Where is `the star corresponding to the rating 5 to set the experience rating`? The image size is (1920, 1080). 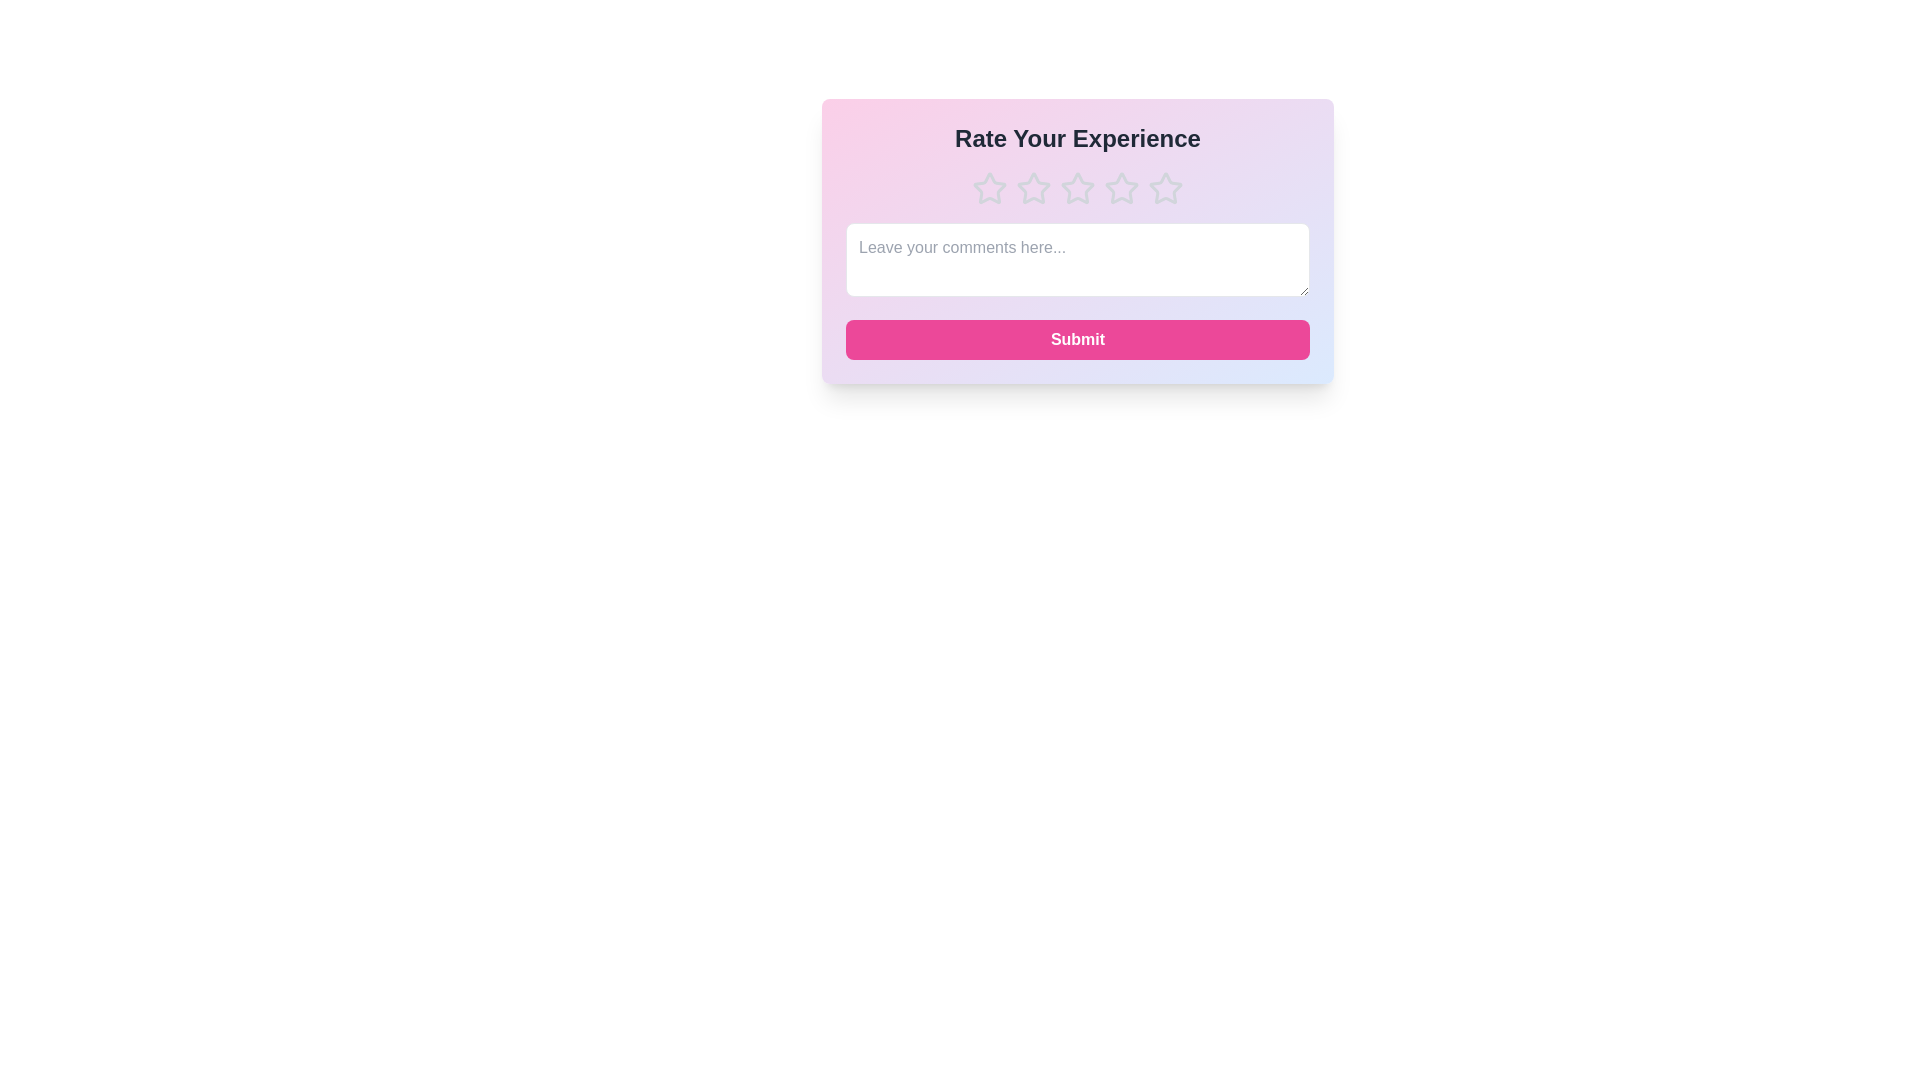 the star corresponding to the rating 5 to set the experience rating is located at coordinates (1166, 189).